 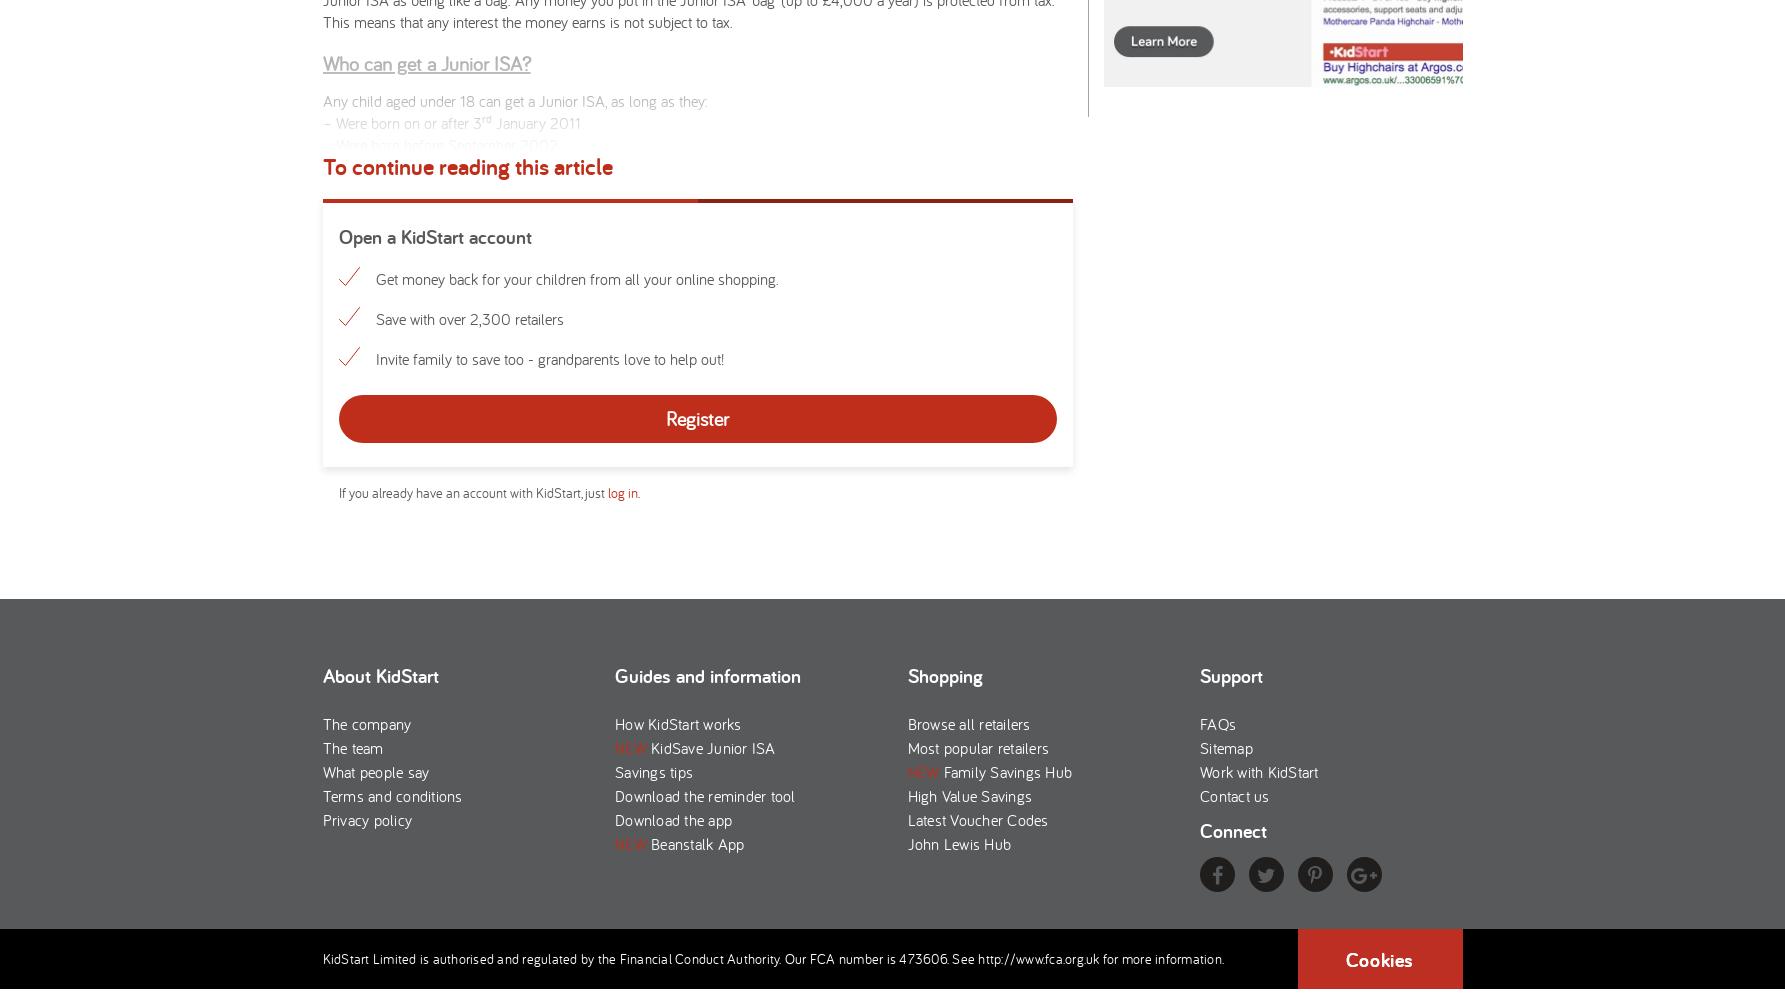 What do you see at coordinates (673, 688) in the screenshot?
I see `'Junior cash ISAs work just like a normal savings account, except that the interest is tax-free and your child cannot access the money until they are 18.'` at bounding box center [673, 688].